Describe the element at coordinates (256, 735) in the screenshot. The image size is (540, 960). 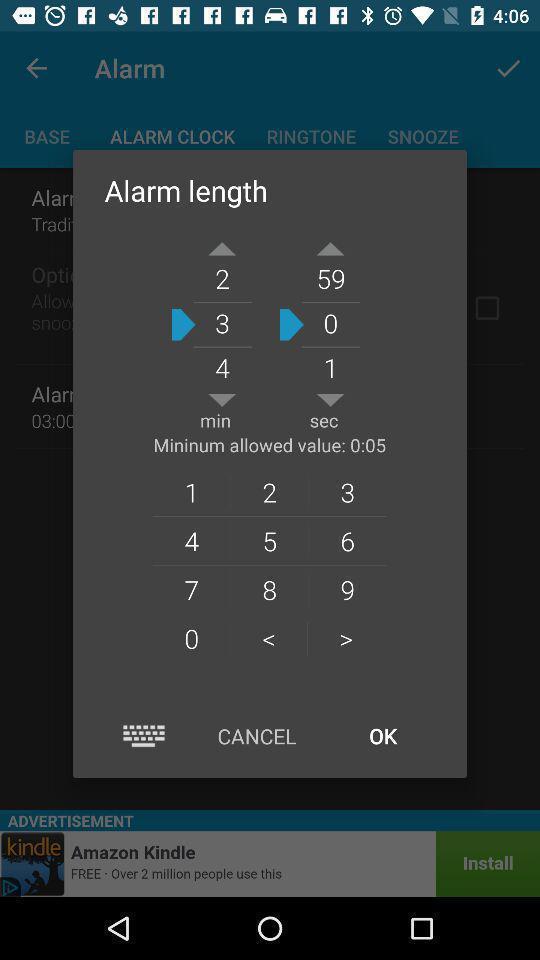
I see `the item next to the ok` at that location.